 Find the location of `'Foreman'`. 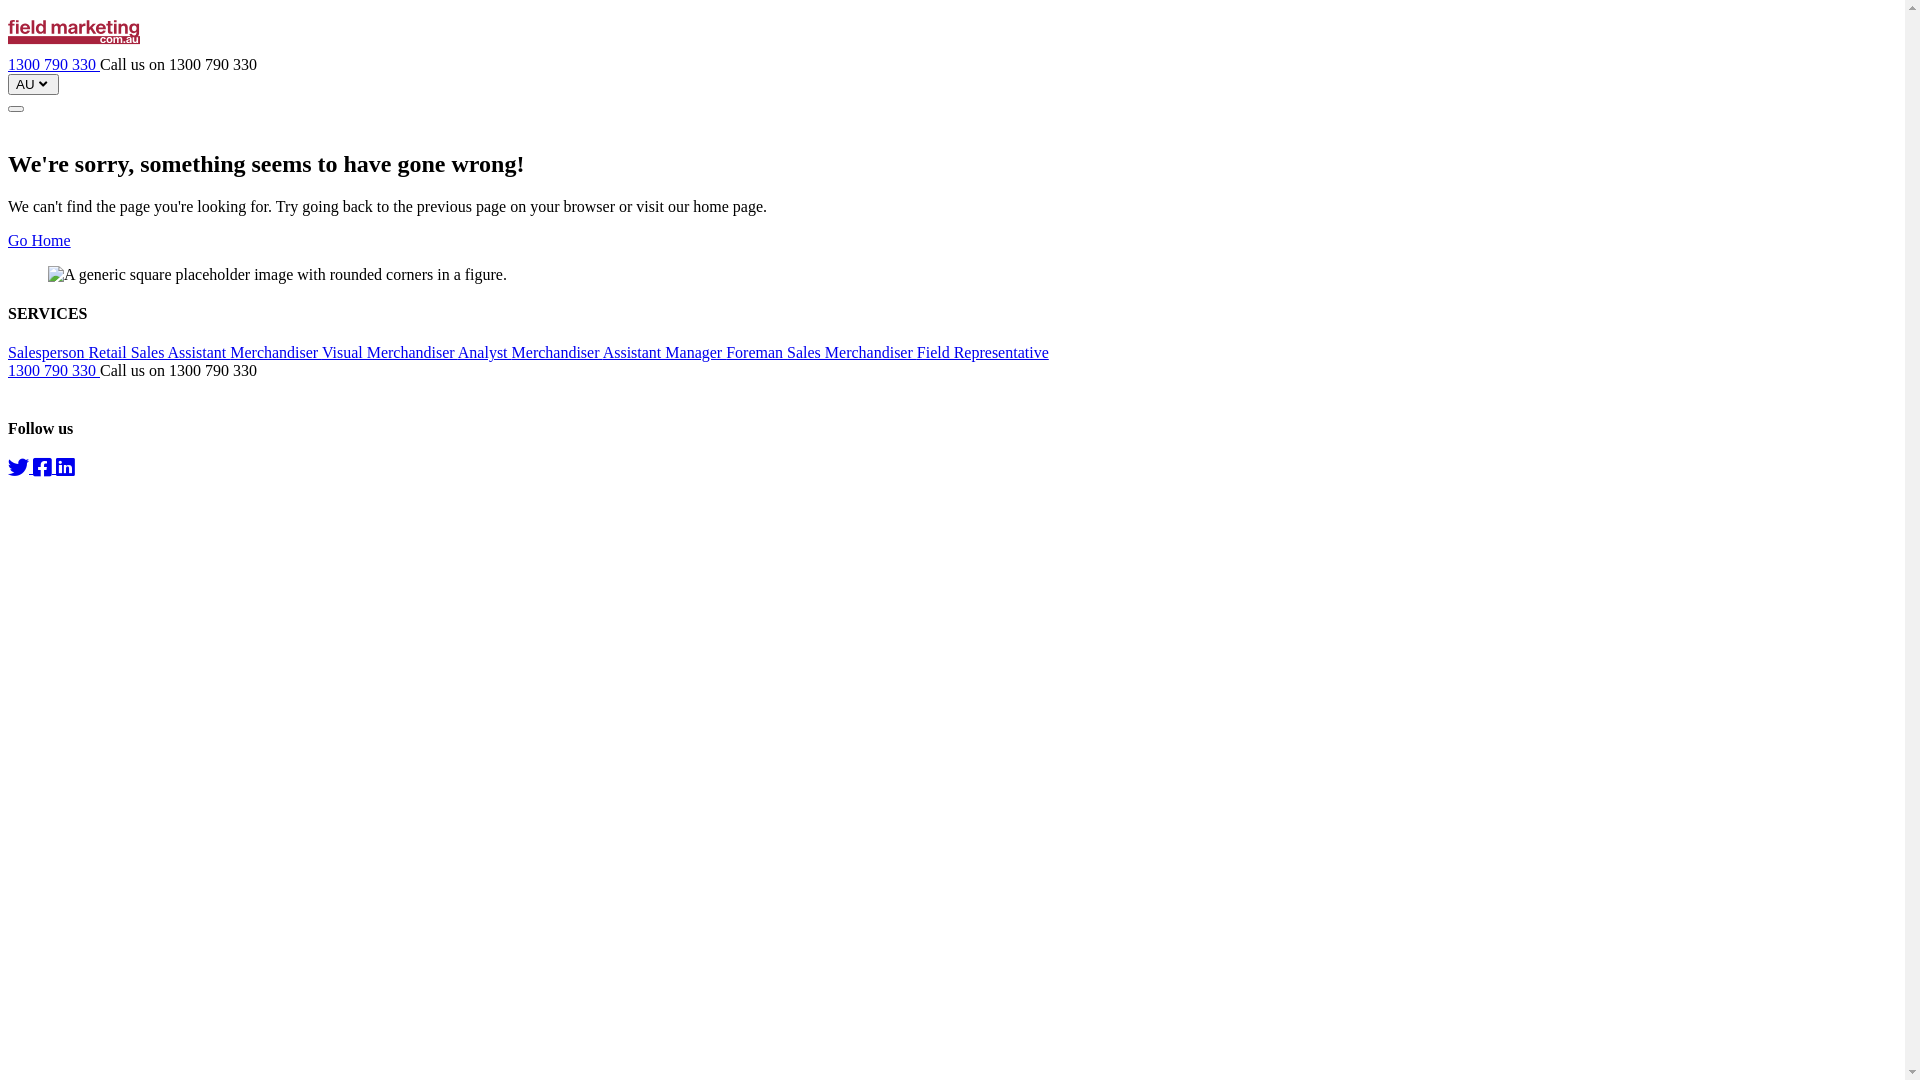

'Foreman' is located at coordinates (755, 351).